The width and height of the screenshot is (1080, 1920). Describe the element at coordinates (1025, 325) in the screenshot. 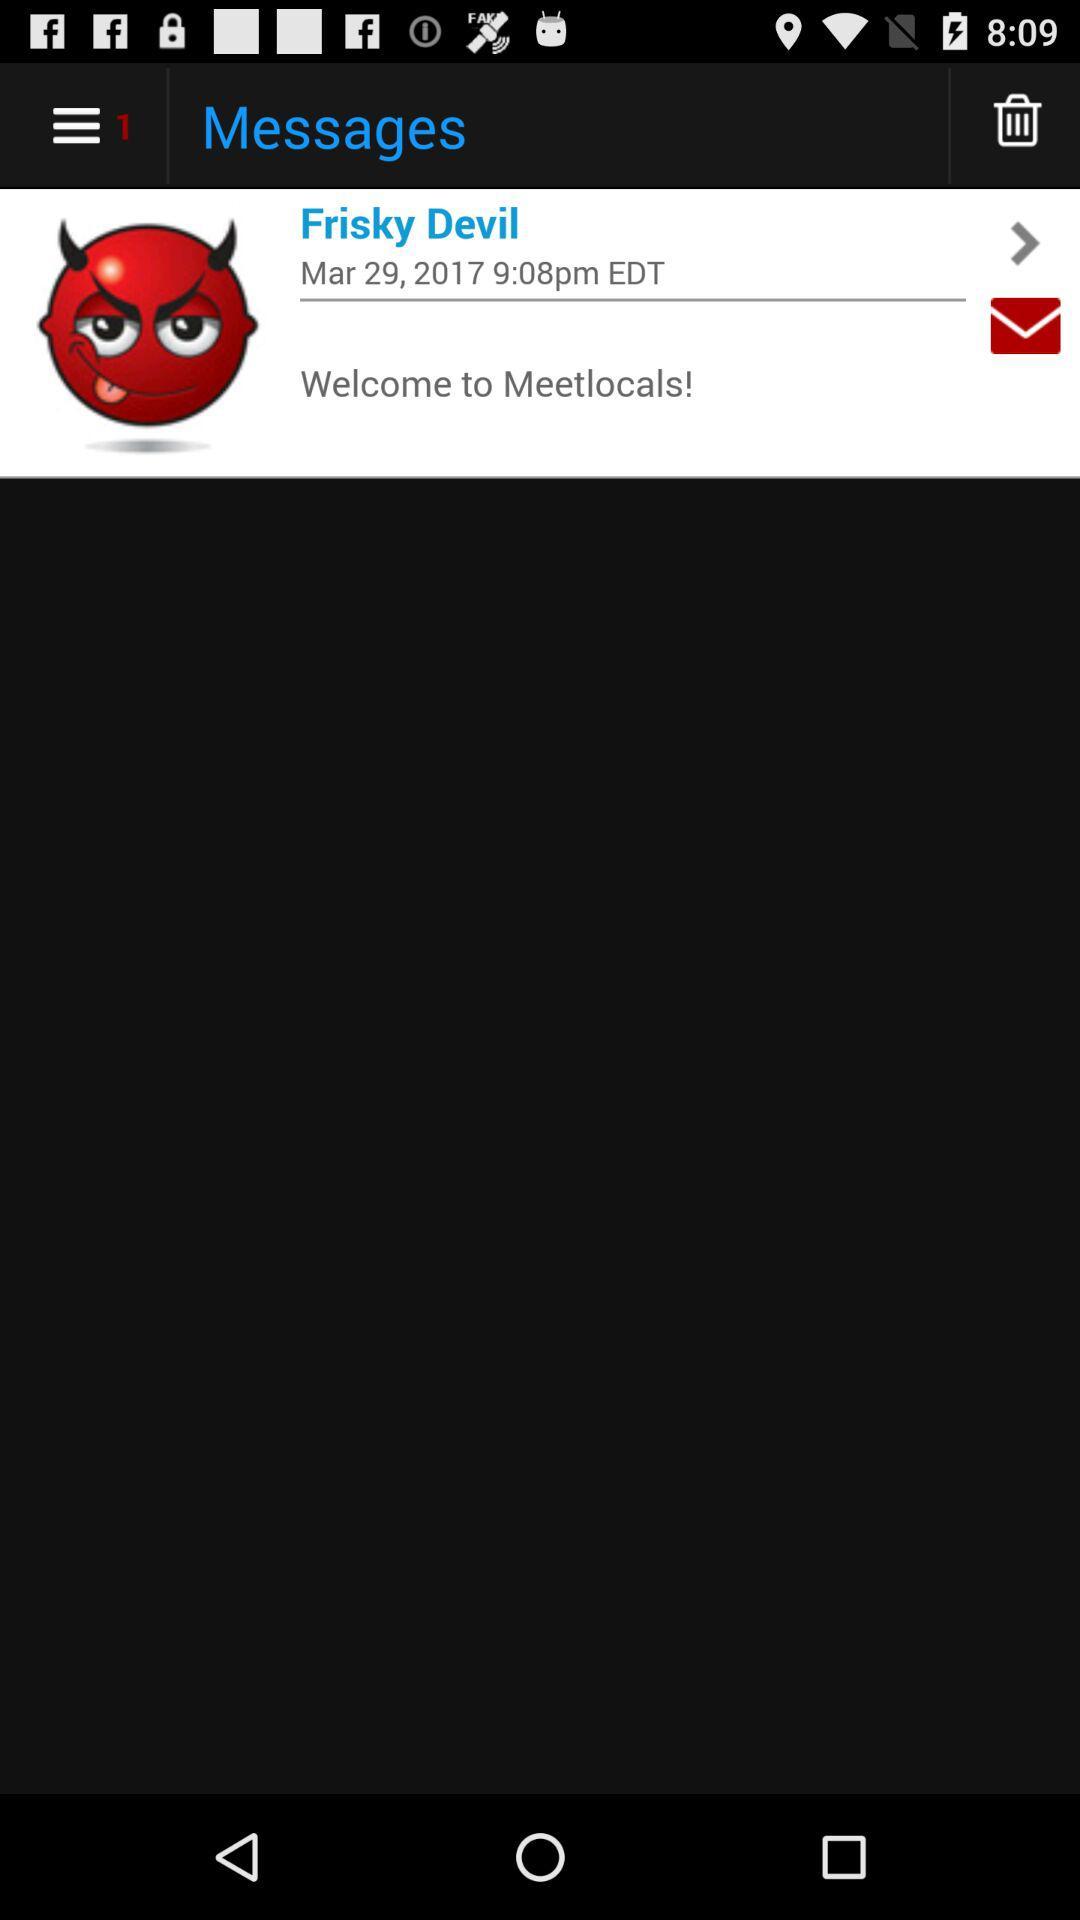

I see `item to the right of mar 29 2017 app` at that location.